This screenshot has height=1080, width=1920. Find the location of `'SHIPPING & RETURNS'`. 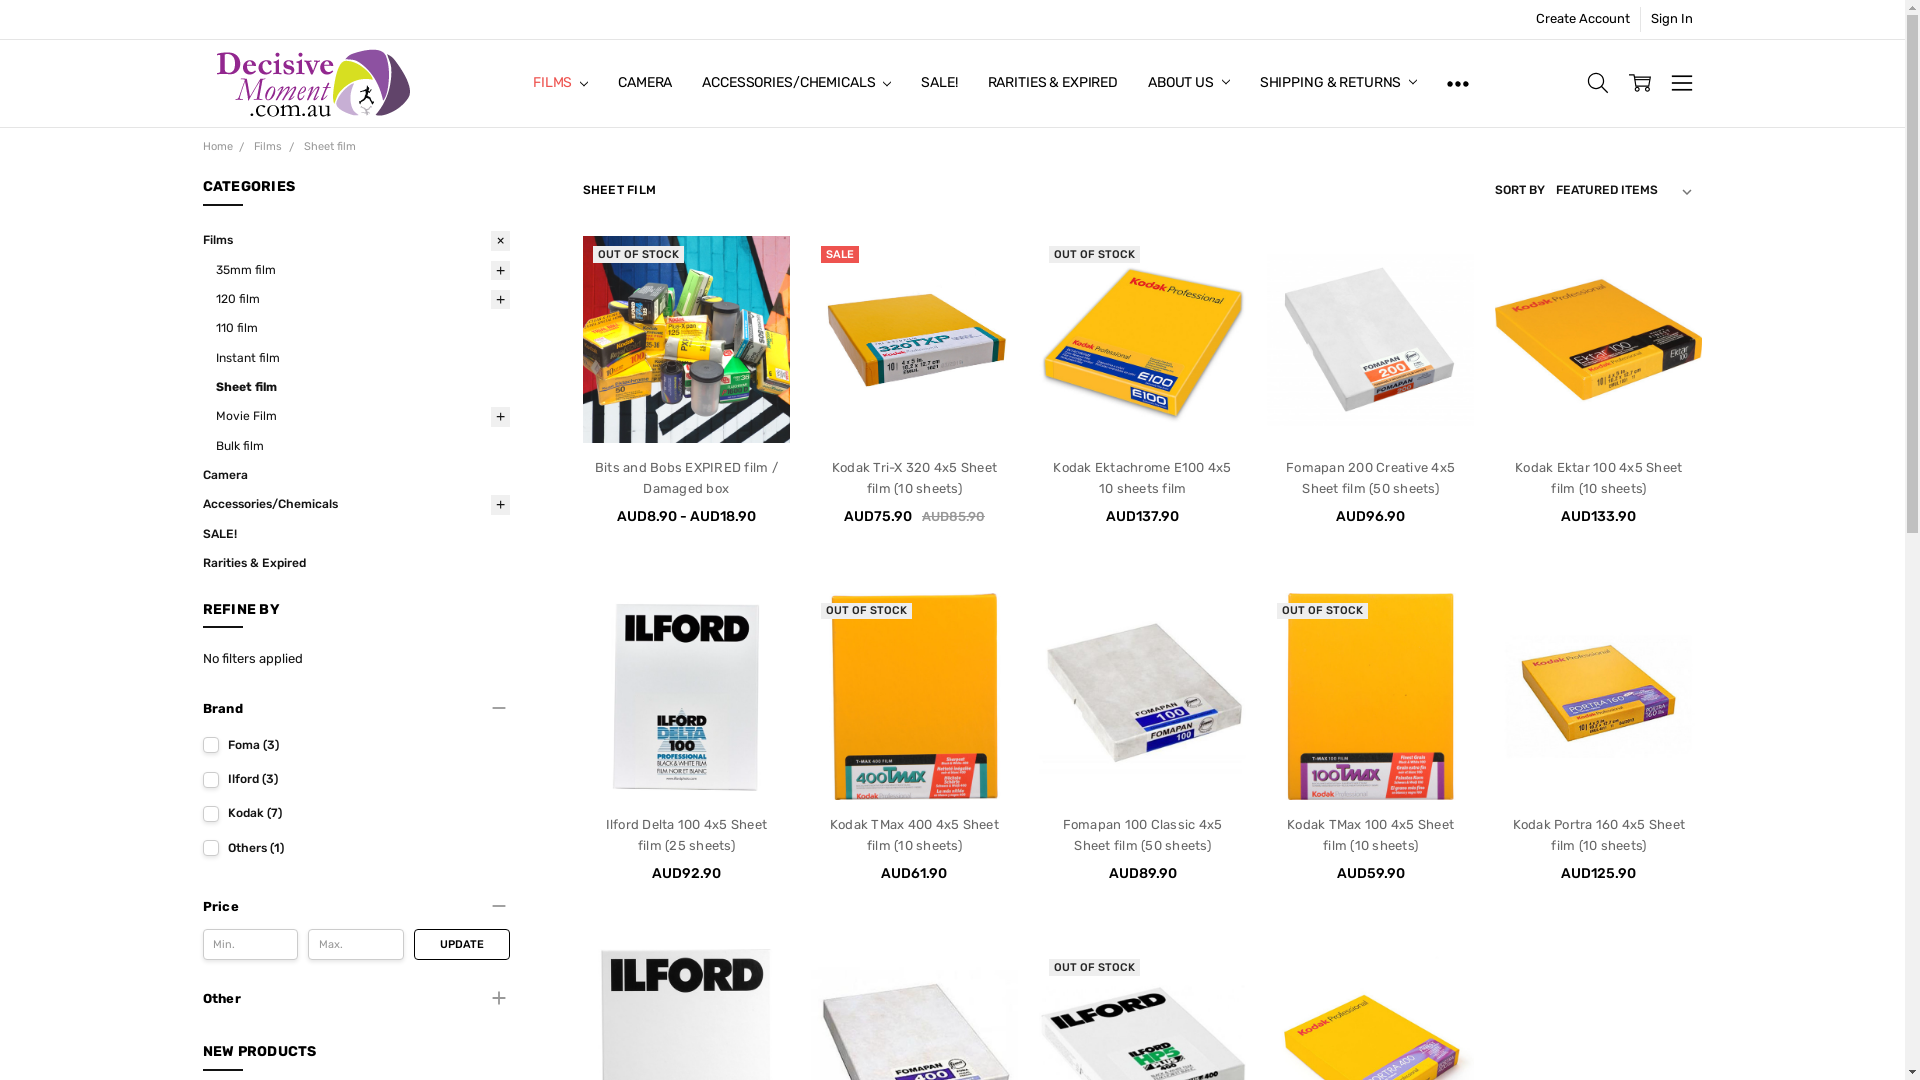

'SHIPPING & RETURNS' is located at coordinates (1338, 82).